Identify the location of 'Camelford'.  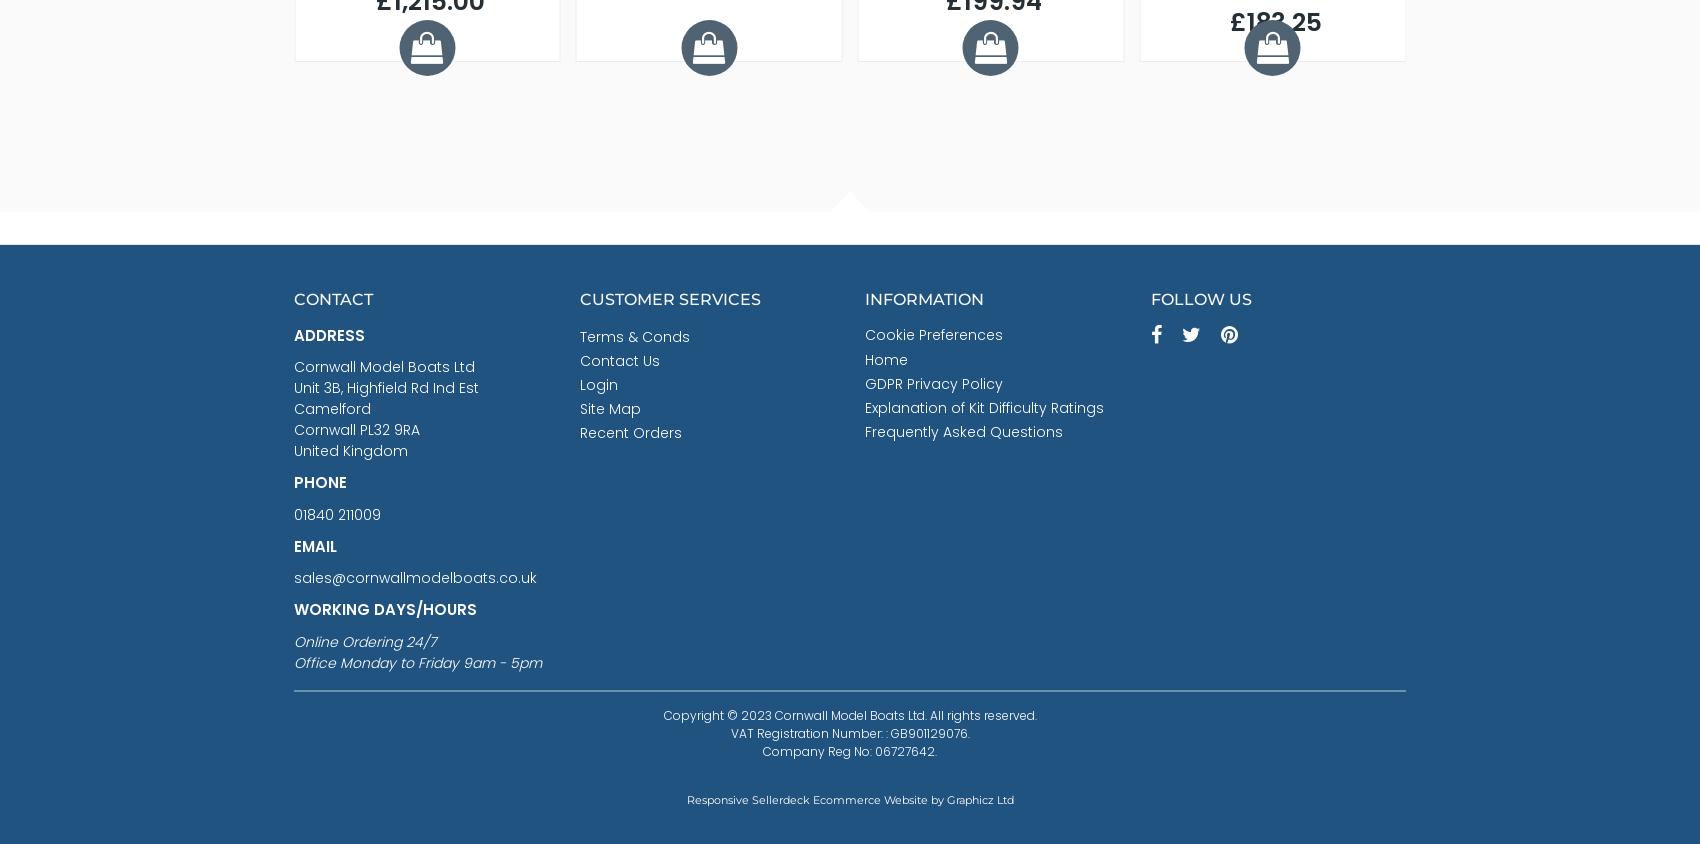
(293, 409).